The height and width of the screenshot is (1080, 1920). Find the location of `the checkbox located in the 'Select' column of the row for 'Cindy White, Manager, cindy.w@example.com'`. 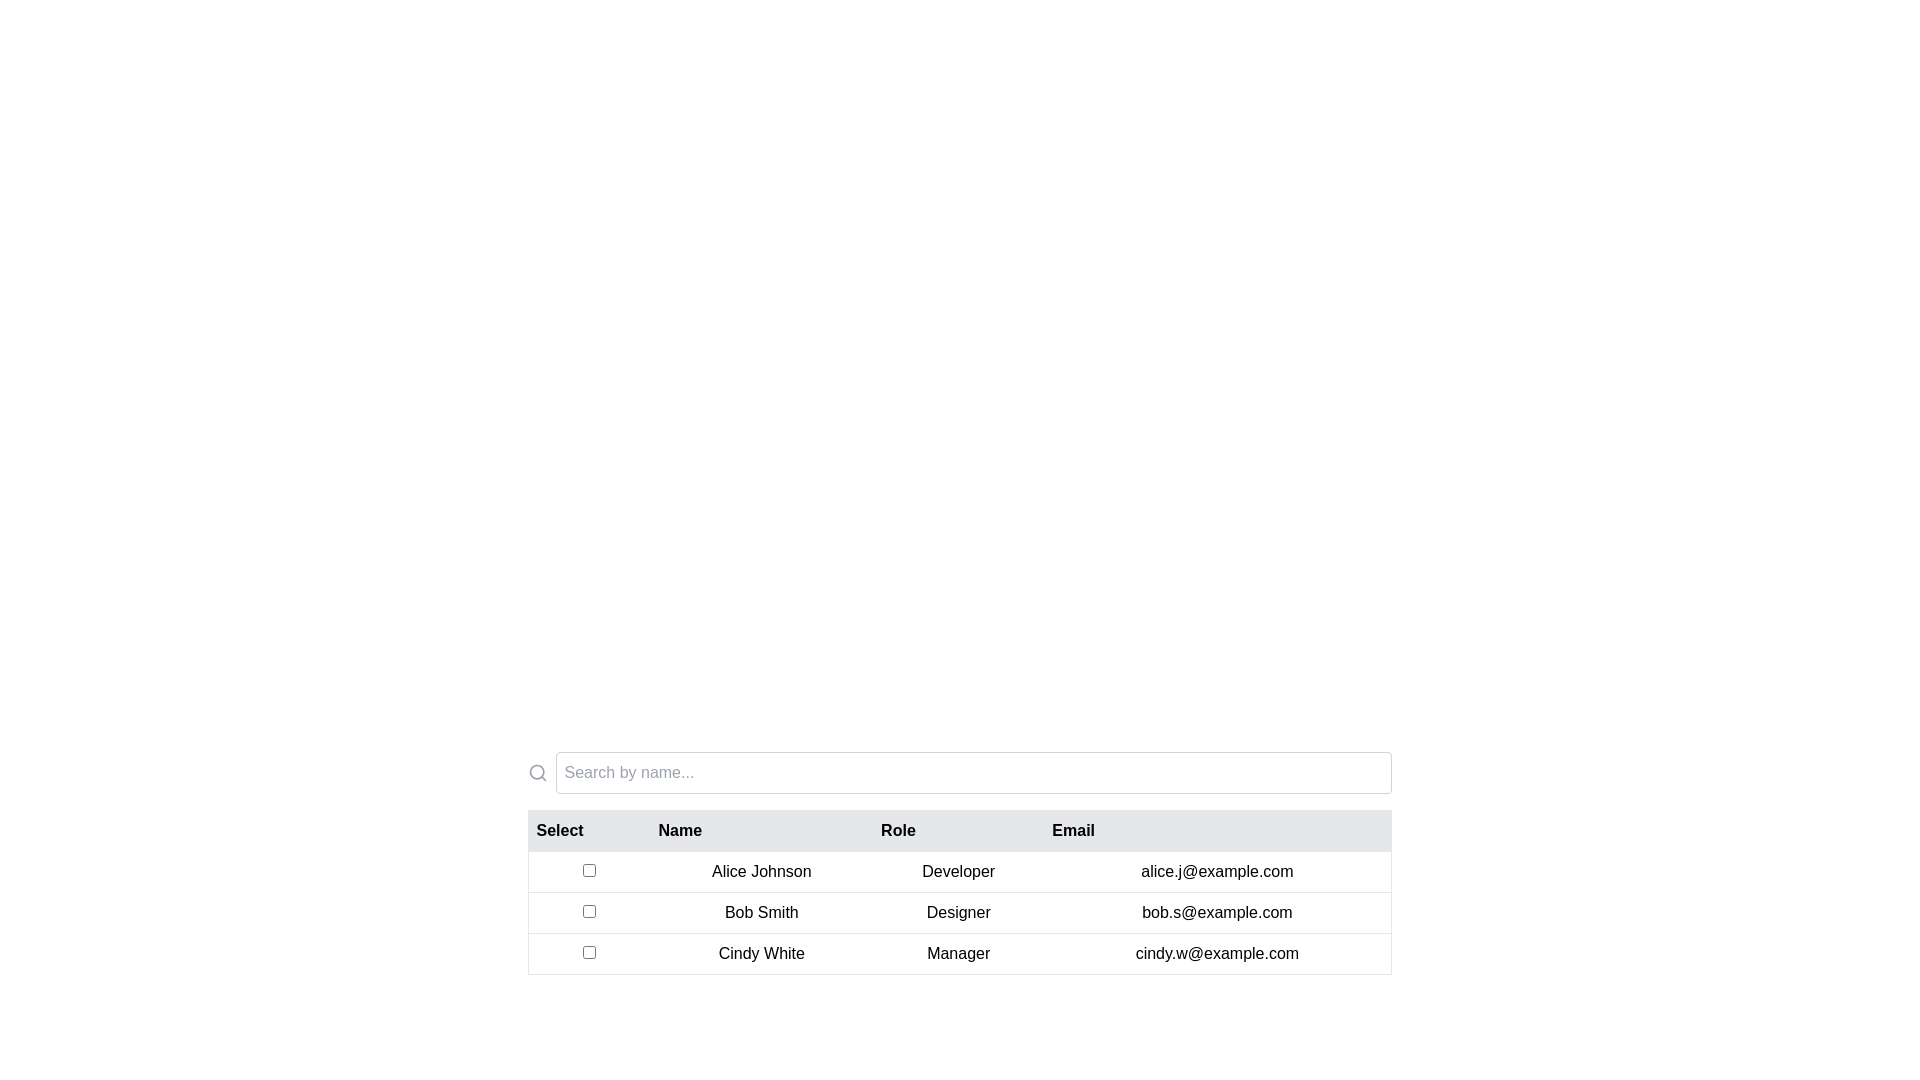

the checkbox located in the 'Select' column of the row for 'Cindy White, Manager, cindy.w@example.com' is located at coordinates (588, 952).